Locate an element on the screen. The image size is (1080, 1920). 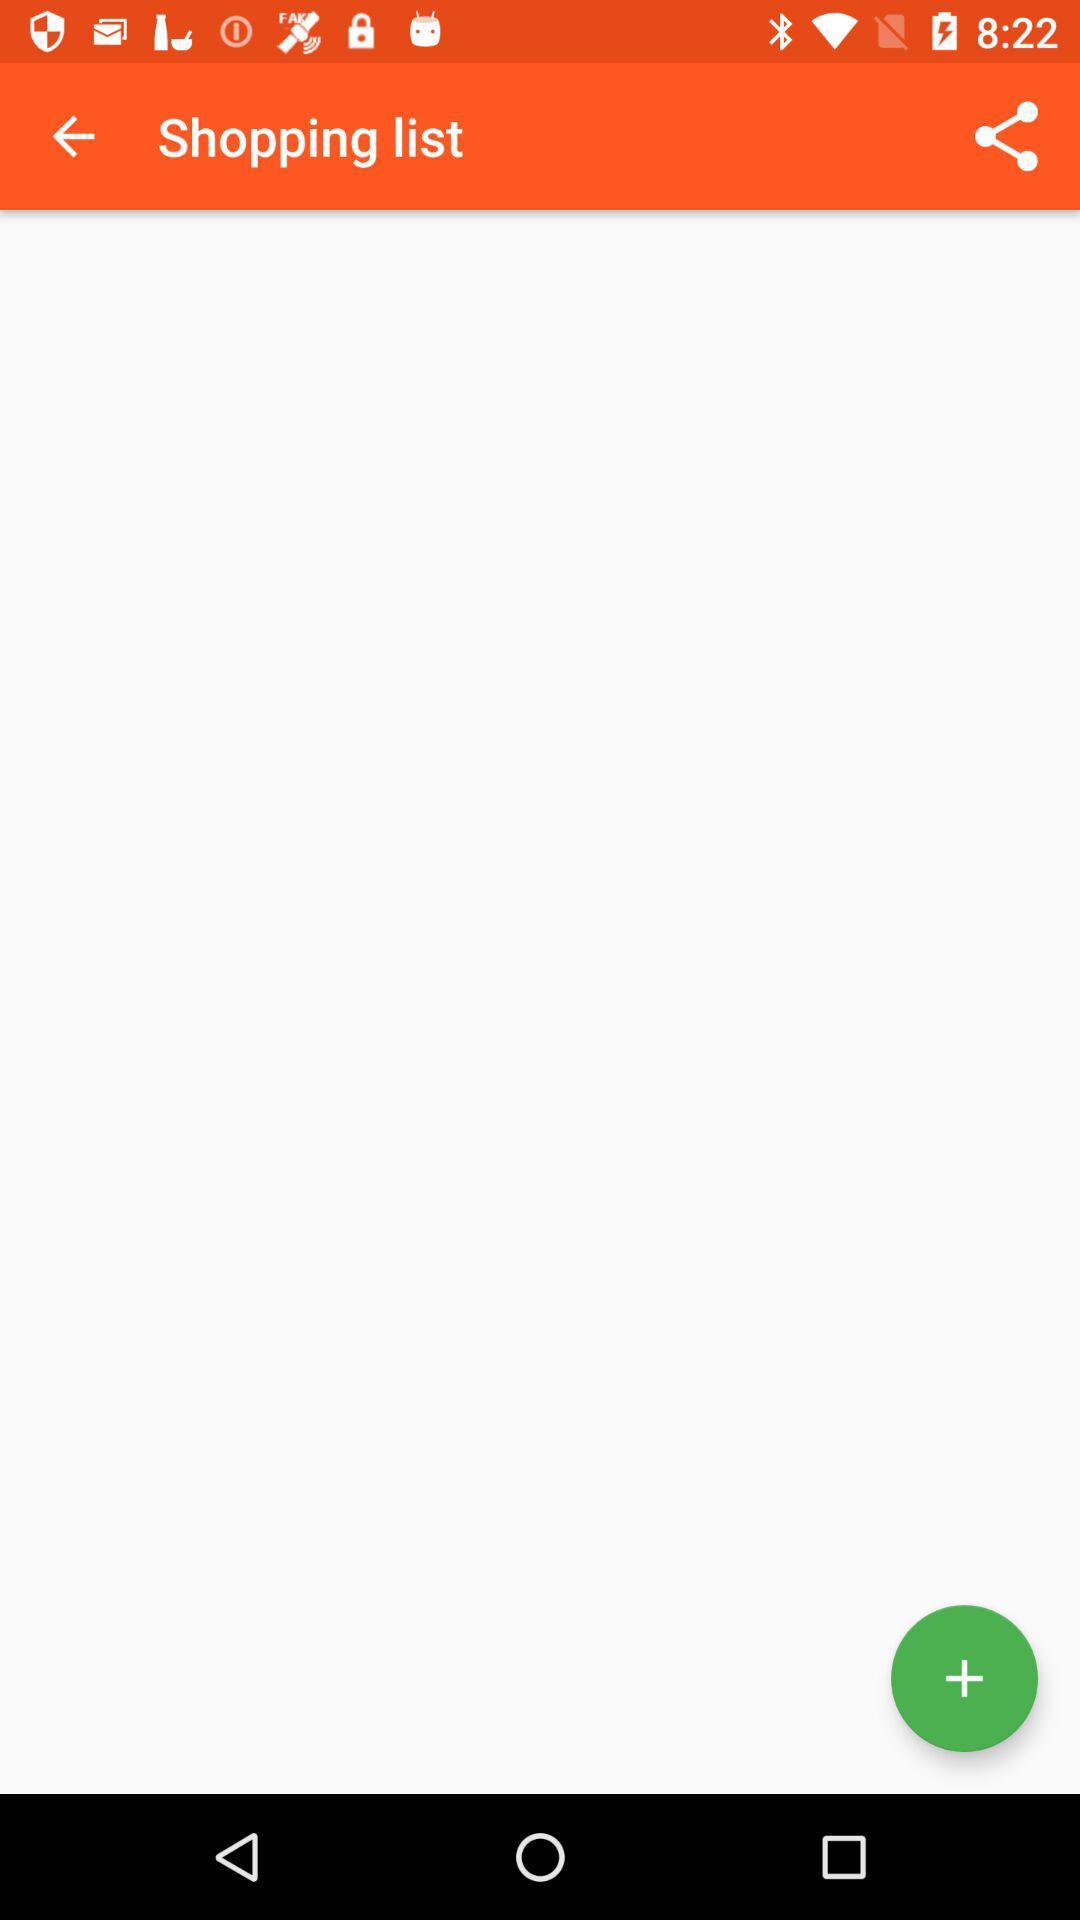
the add icon is located at coordinates (963, 1678).